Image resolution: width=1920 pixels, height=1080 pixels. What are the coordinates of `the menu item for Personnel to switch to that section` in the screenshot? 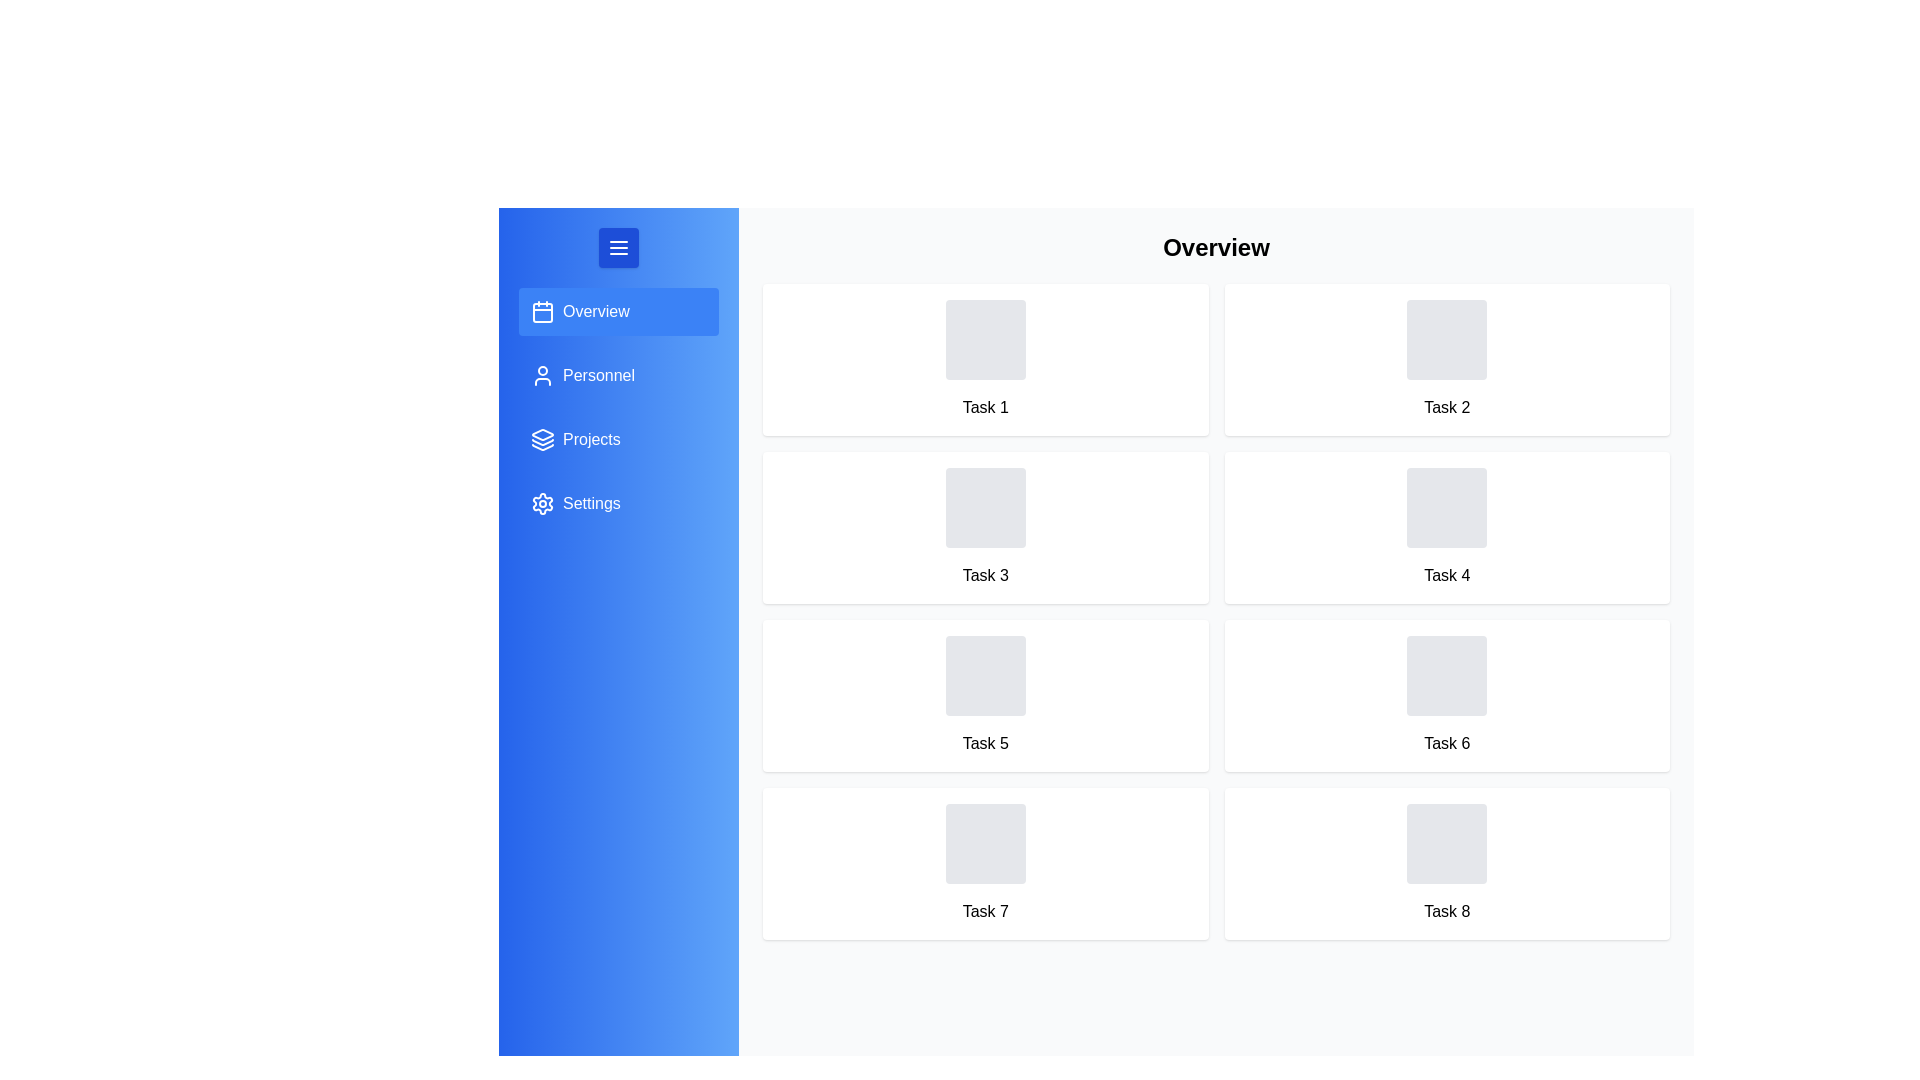 It's located at (618, 375).